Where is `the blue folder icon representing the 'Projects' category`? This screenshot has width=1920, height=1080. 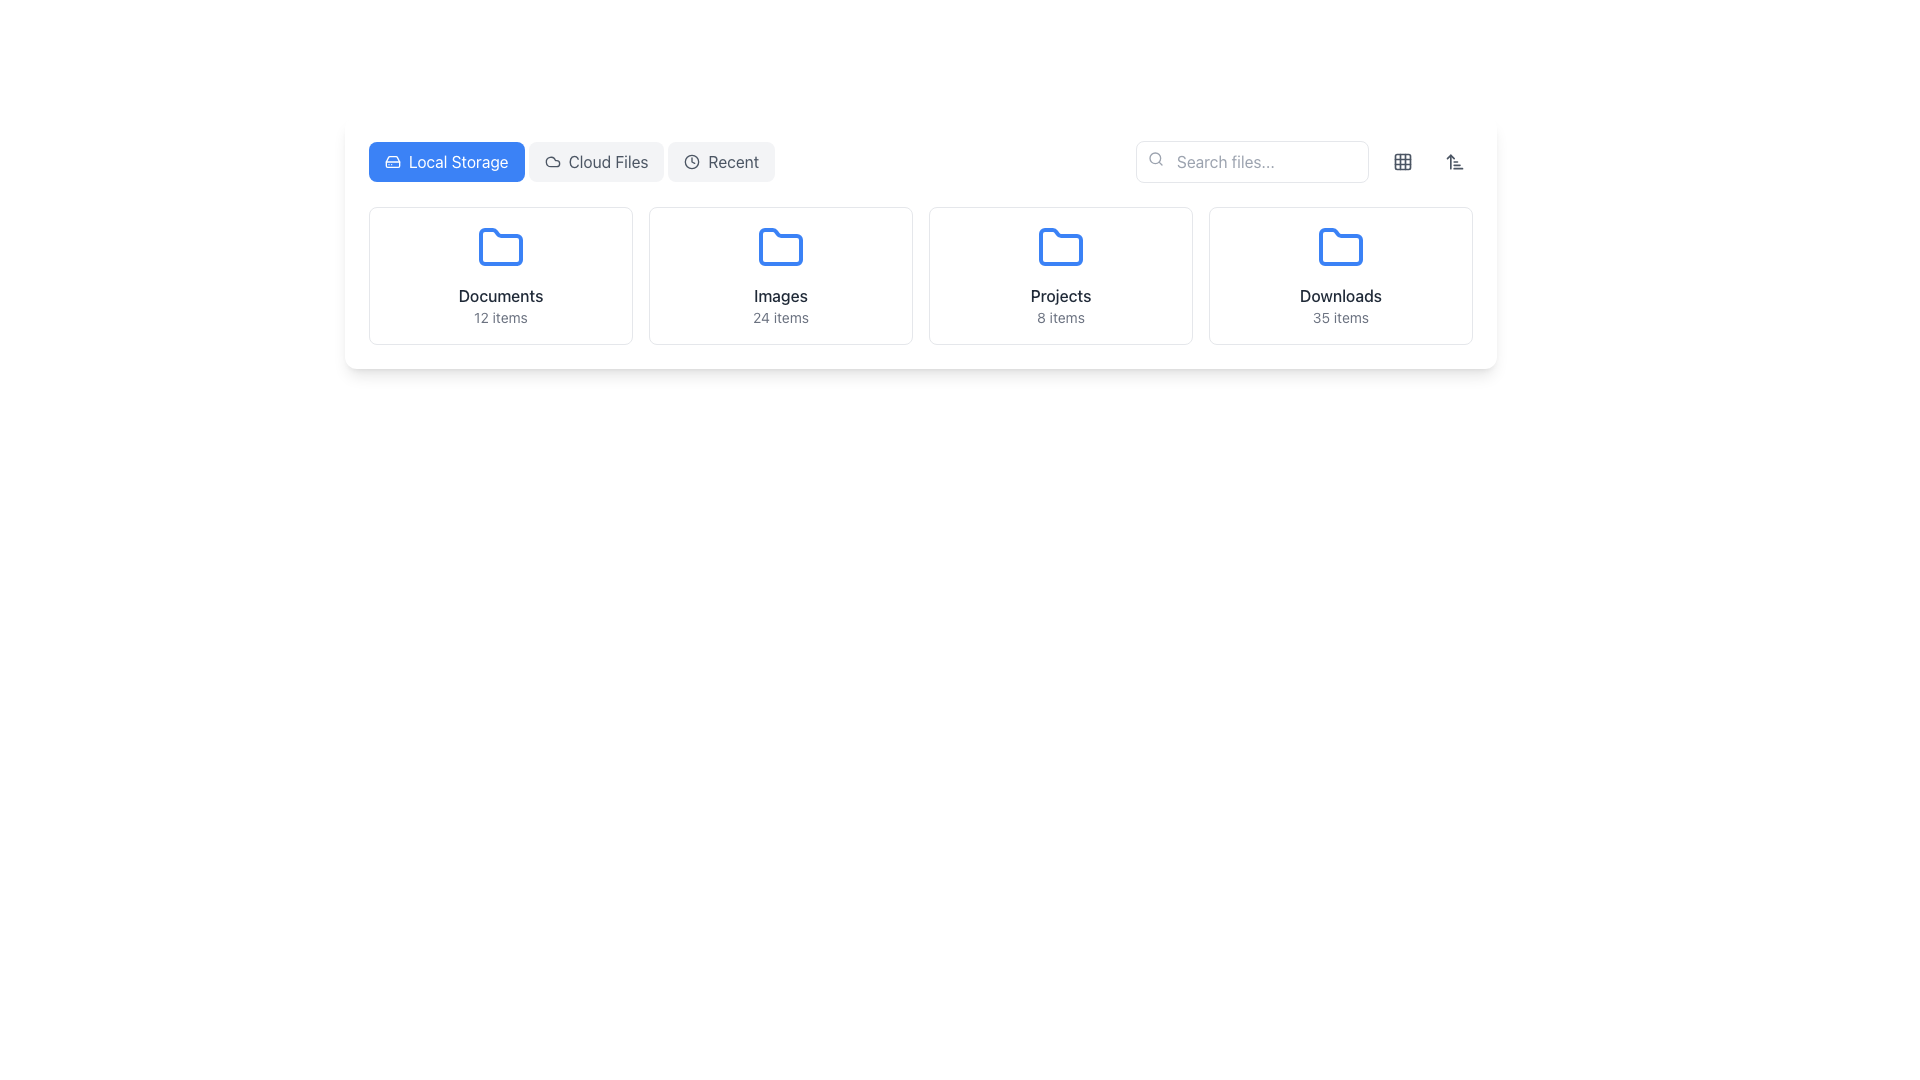 the blue folder icon representing the 'Projects' category is located at coordinates (1059, 246).